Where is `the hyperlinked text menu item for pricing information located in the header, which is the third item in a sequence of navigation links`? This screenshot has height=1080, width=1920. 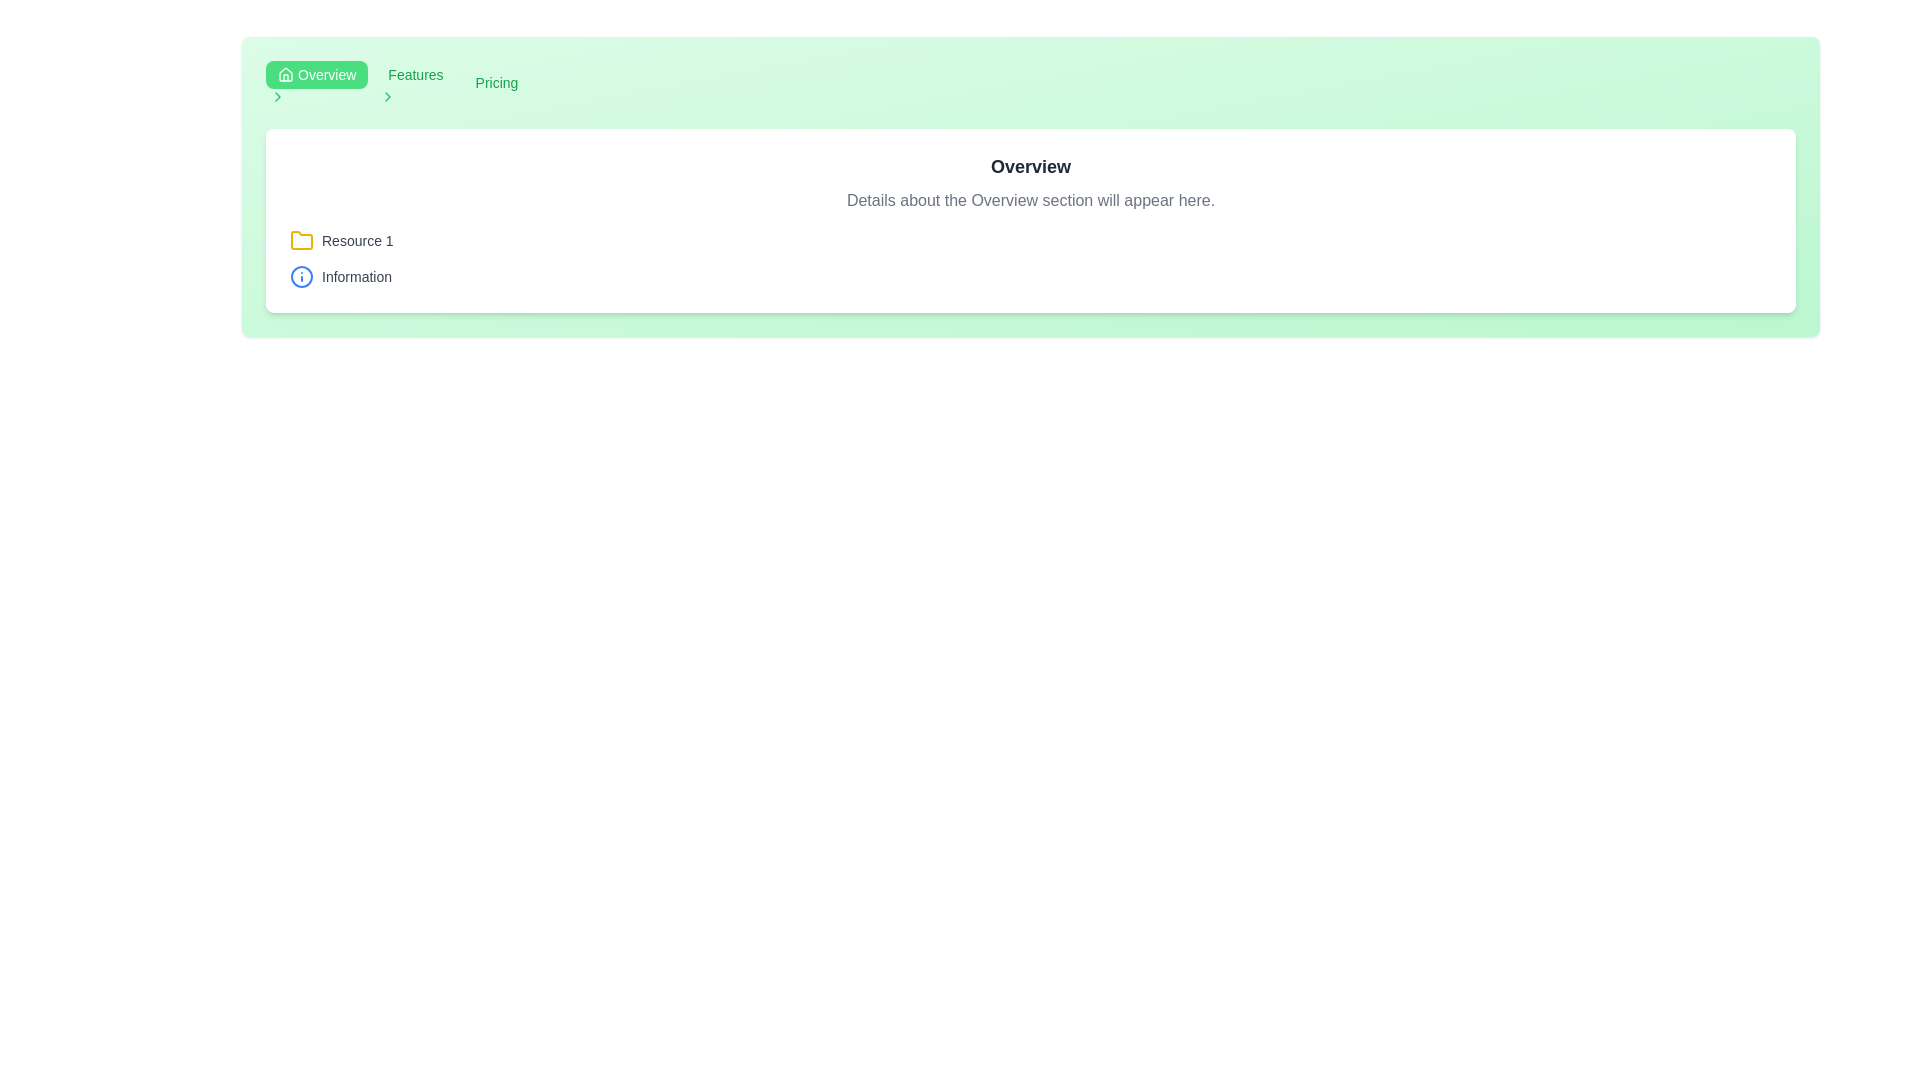 the hyperlinked text menu item for pricing information located in the header, which is the third item in a sequence of navigation links is located at coordinates (497, 82).